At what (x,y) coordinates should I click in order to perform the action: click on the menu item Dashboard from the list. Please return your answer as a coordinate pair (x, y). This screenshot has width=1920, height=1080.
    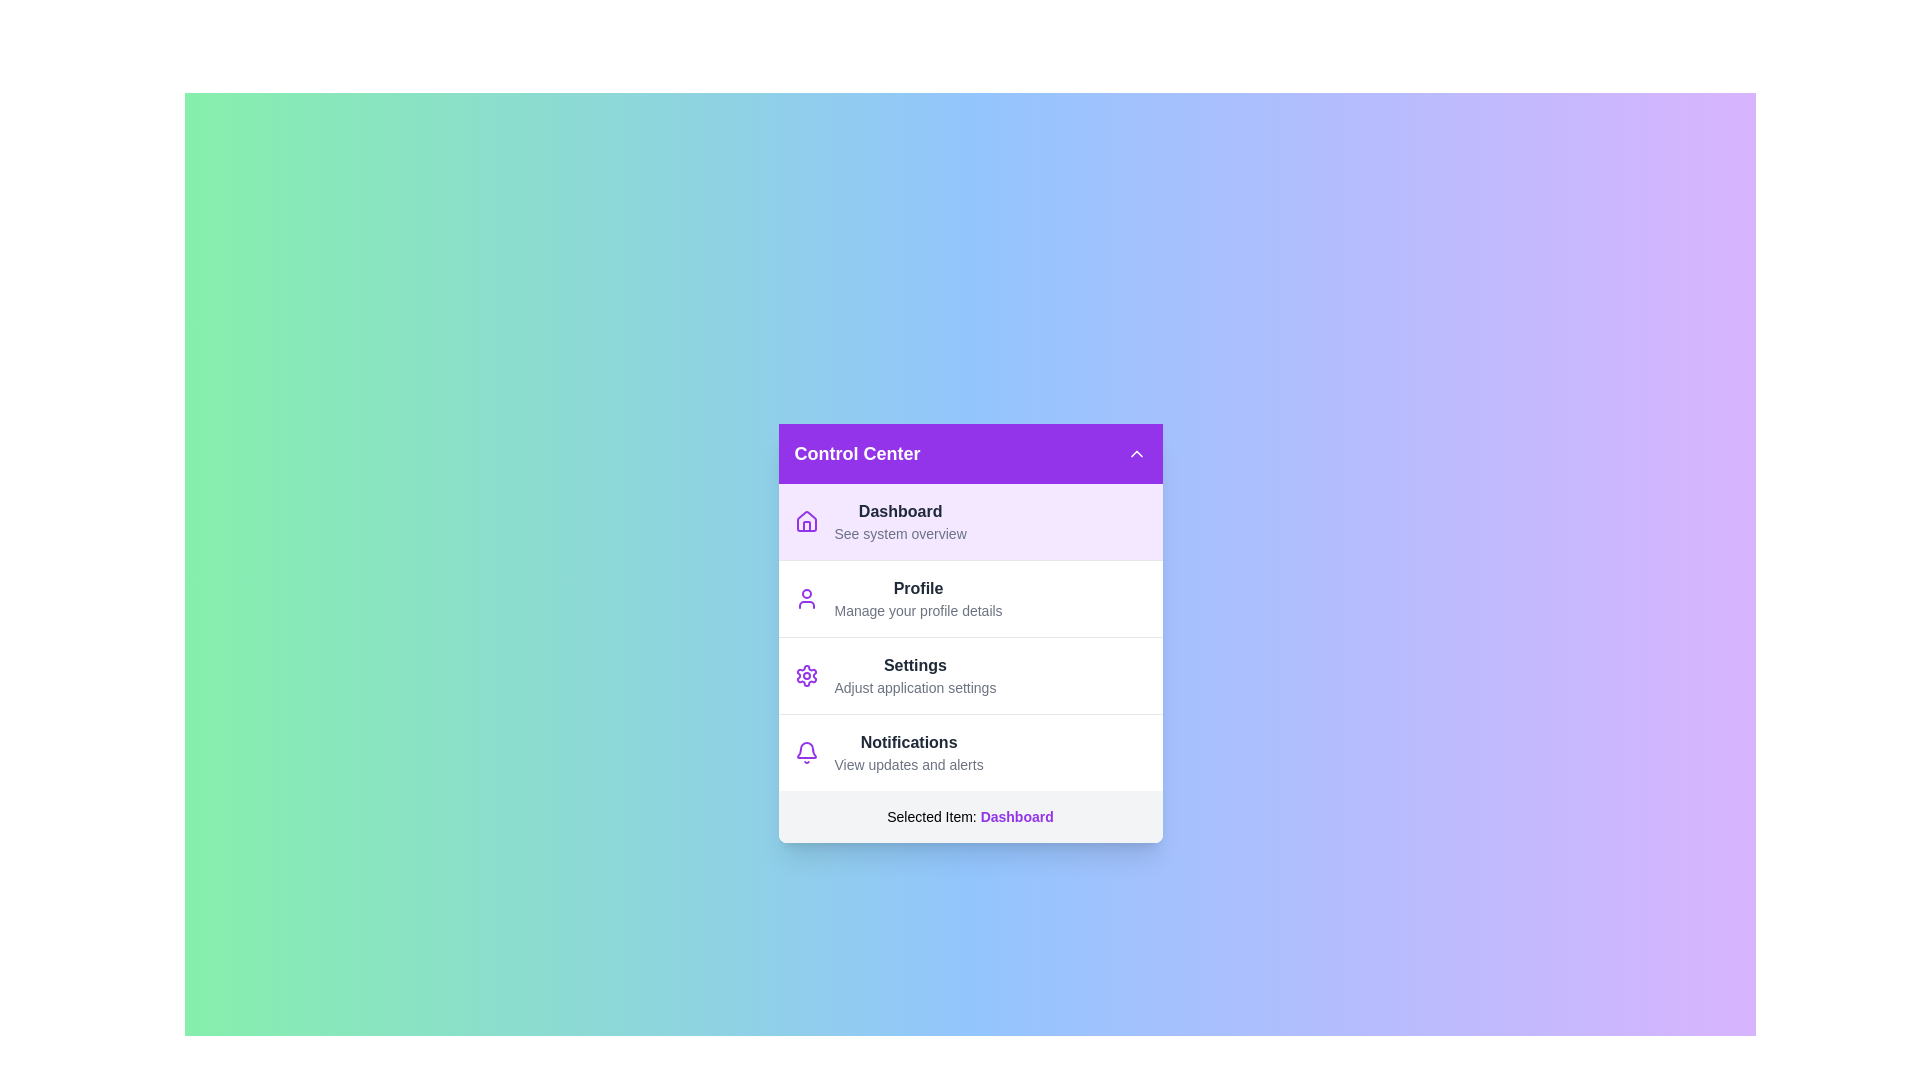
    Looking at the image, I should click on (970, 520).